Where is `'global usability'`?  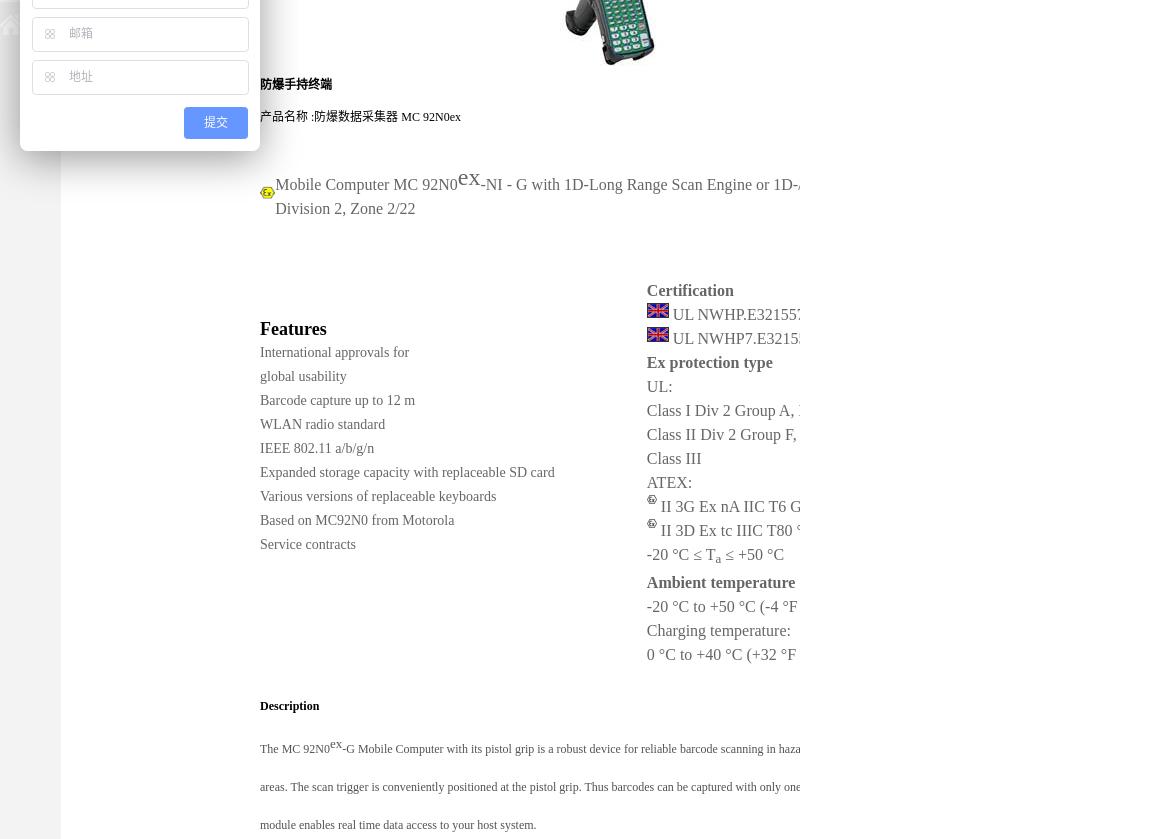 'global usability' is located at coordinates (302, 375).